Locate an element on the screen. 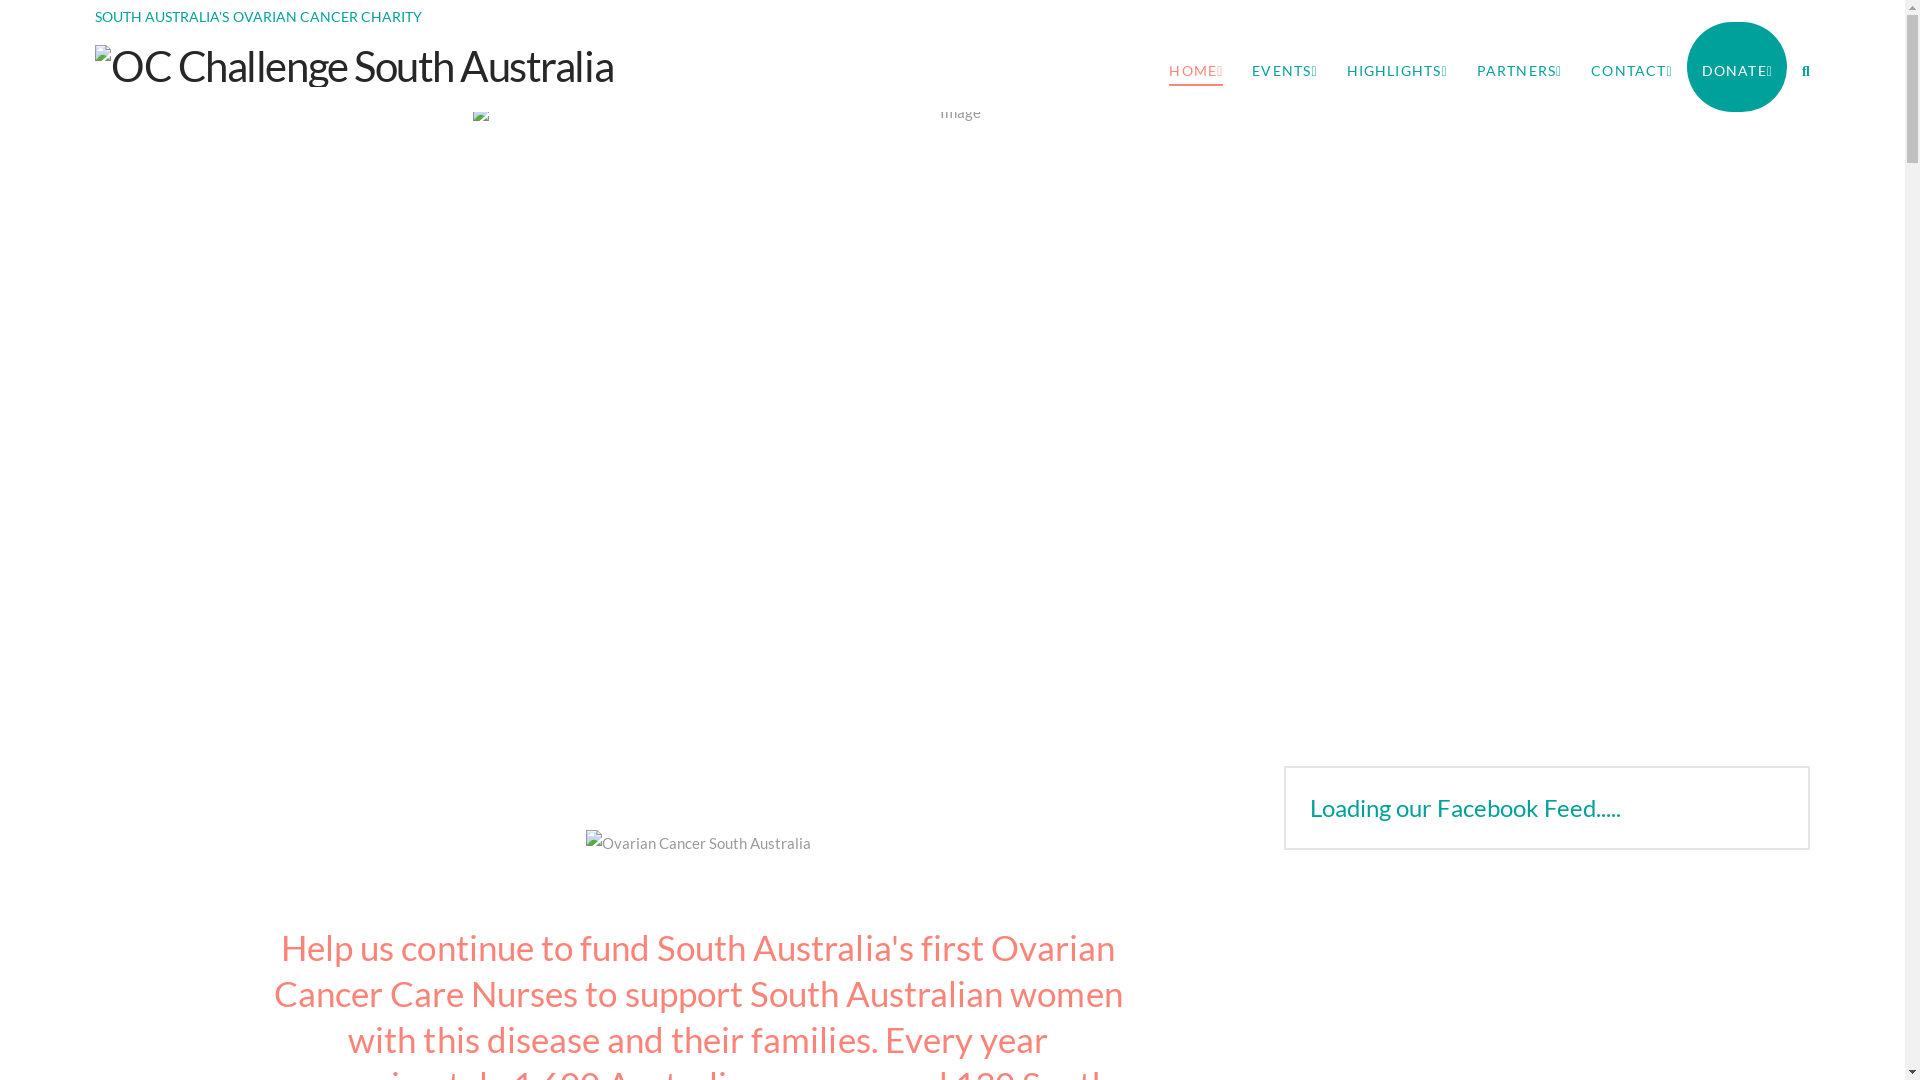 This screenshot has height=1080, width=1920. 'PARTNERS' is located at coordinates (1519, 65).